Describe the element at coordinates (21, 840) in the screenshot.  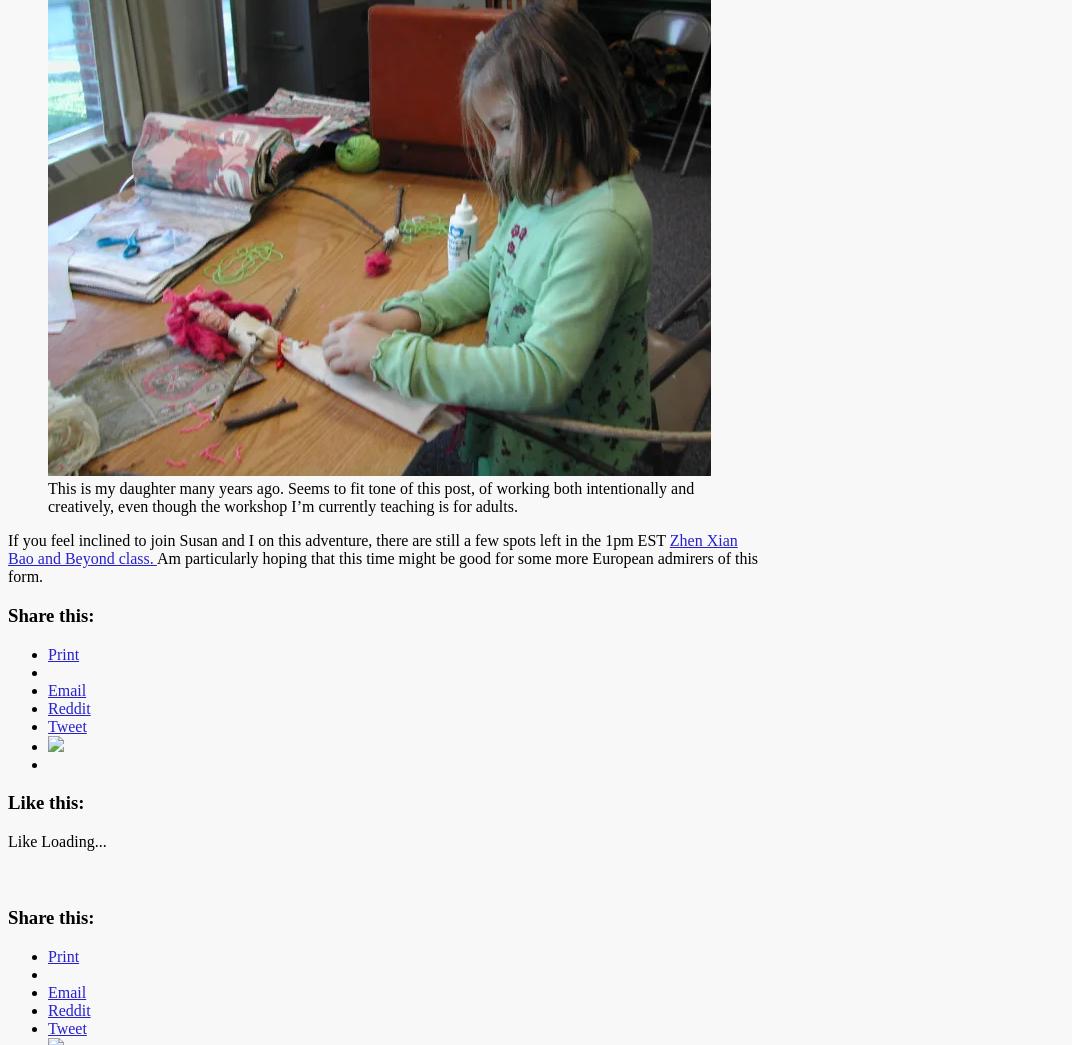
I see `'Like'` at that location.